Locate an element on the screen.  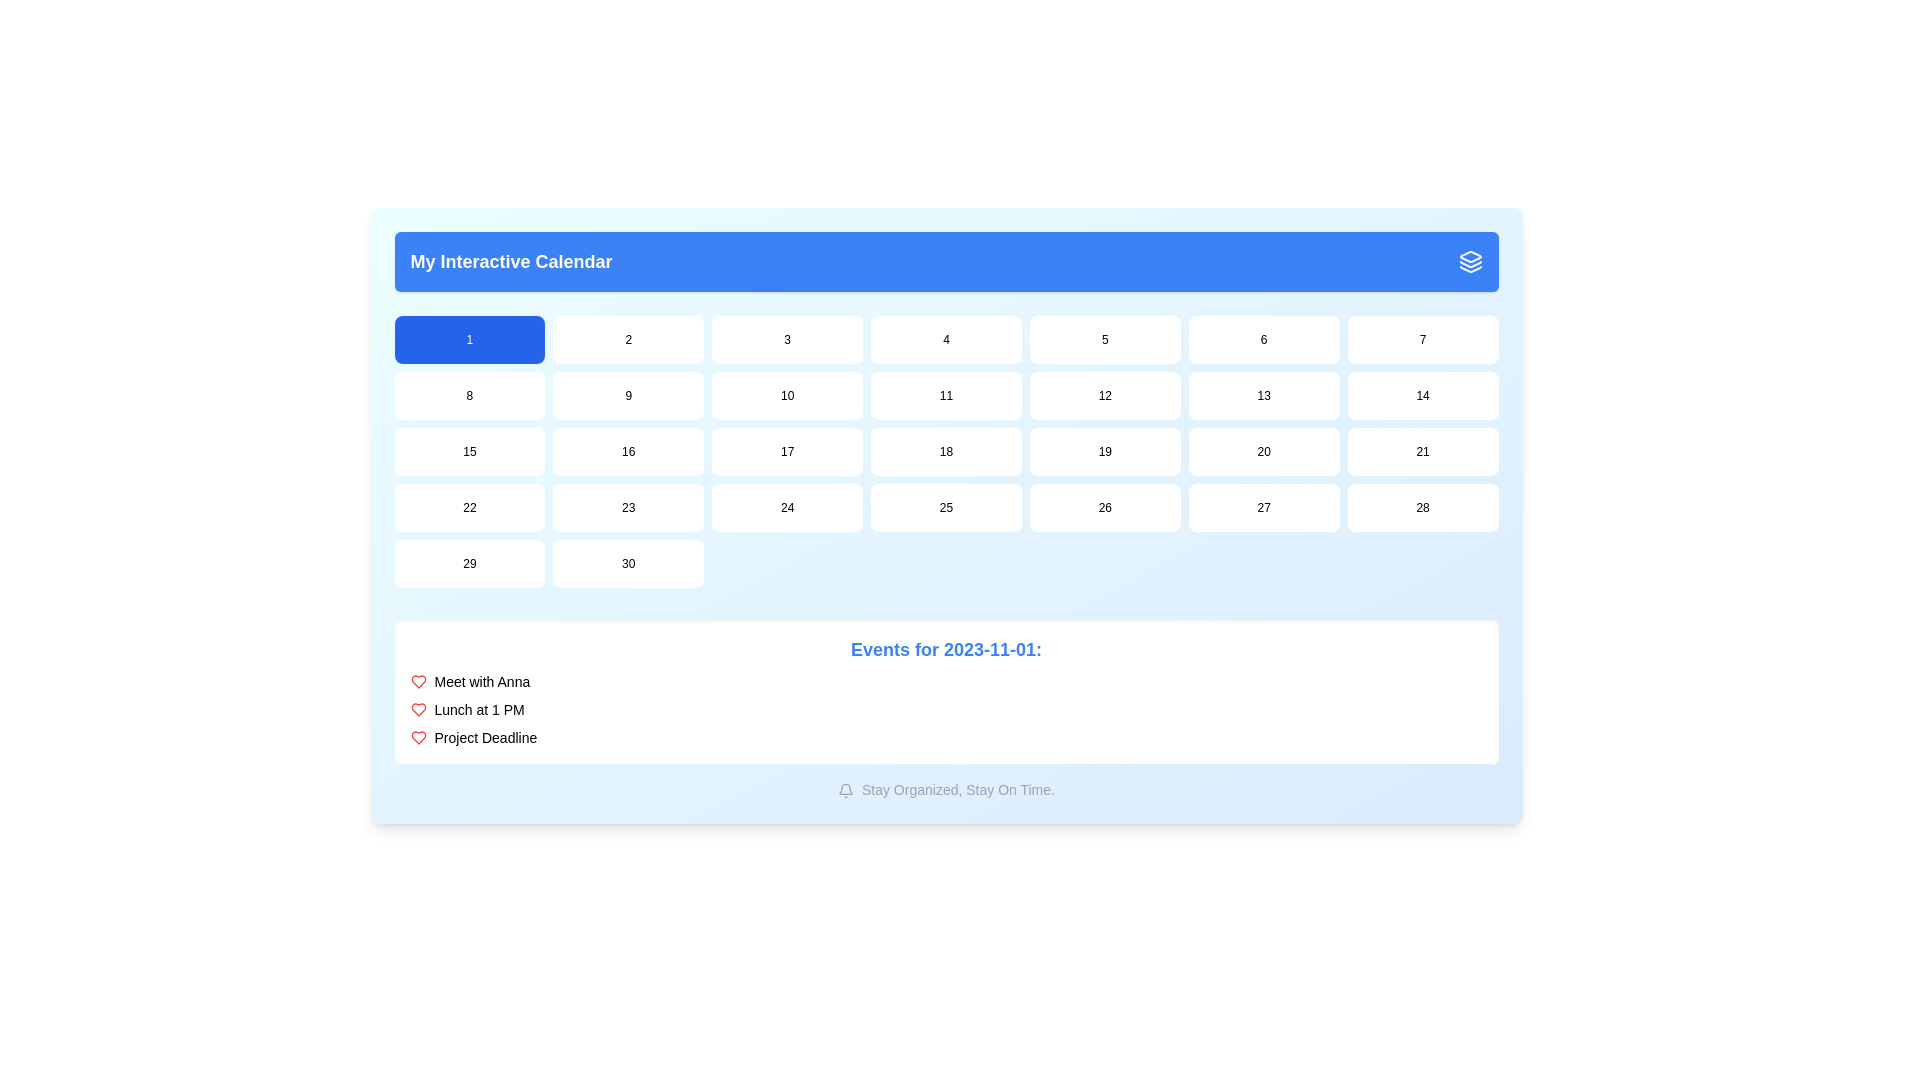
the icon located at the top-right corner of the header bar containing 'My Interactive Calendar' is located at coordinates (1470, 261).